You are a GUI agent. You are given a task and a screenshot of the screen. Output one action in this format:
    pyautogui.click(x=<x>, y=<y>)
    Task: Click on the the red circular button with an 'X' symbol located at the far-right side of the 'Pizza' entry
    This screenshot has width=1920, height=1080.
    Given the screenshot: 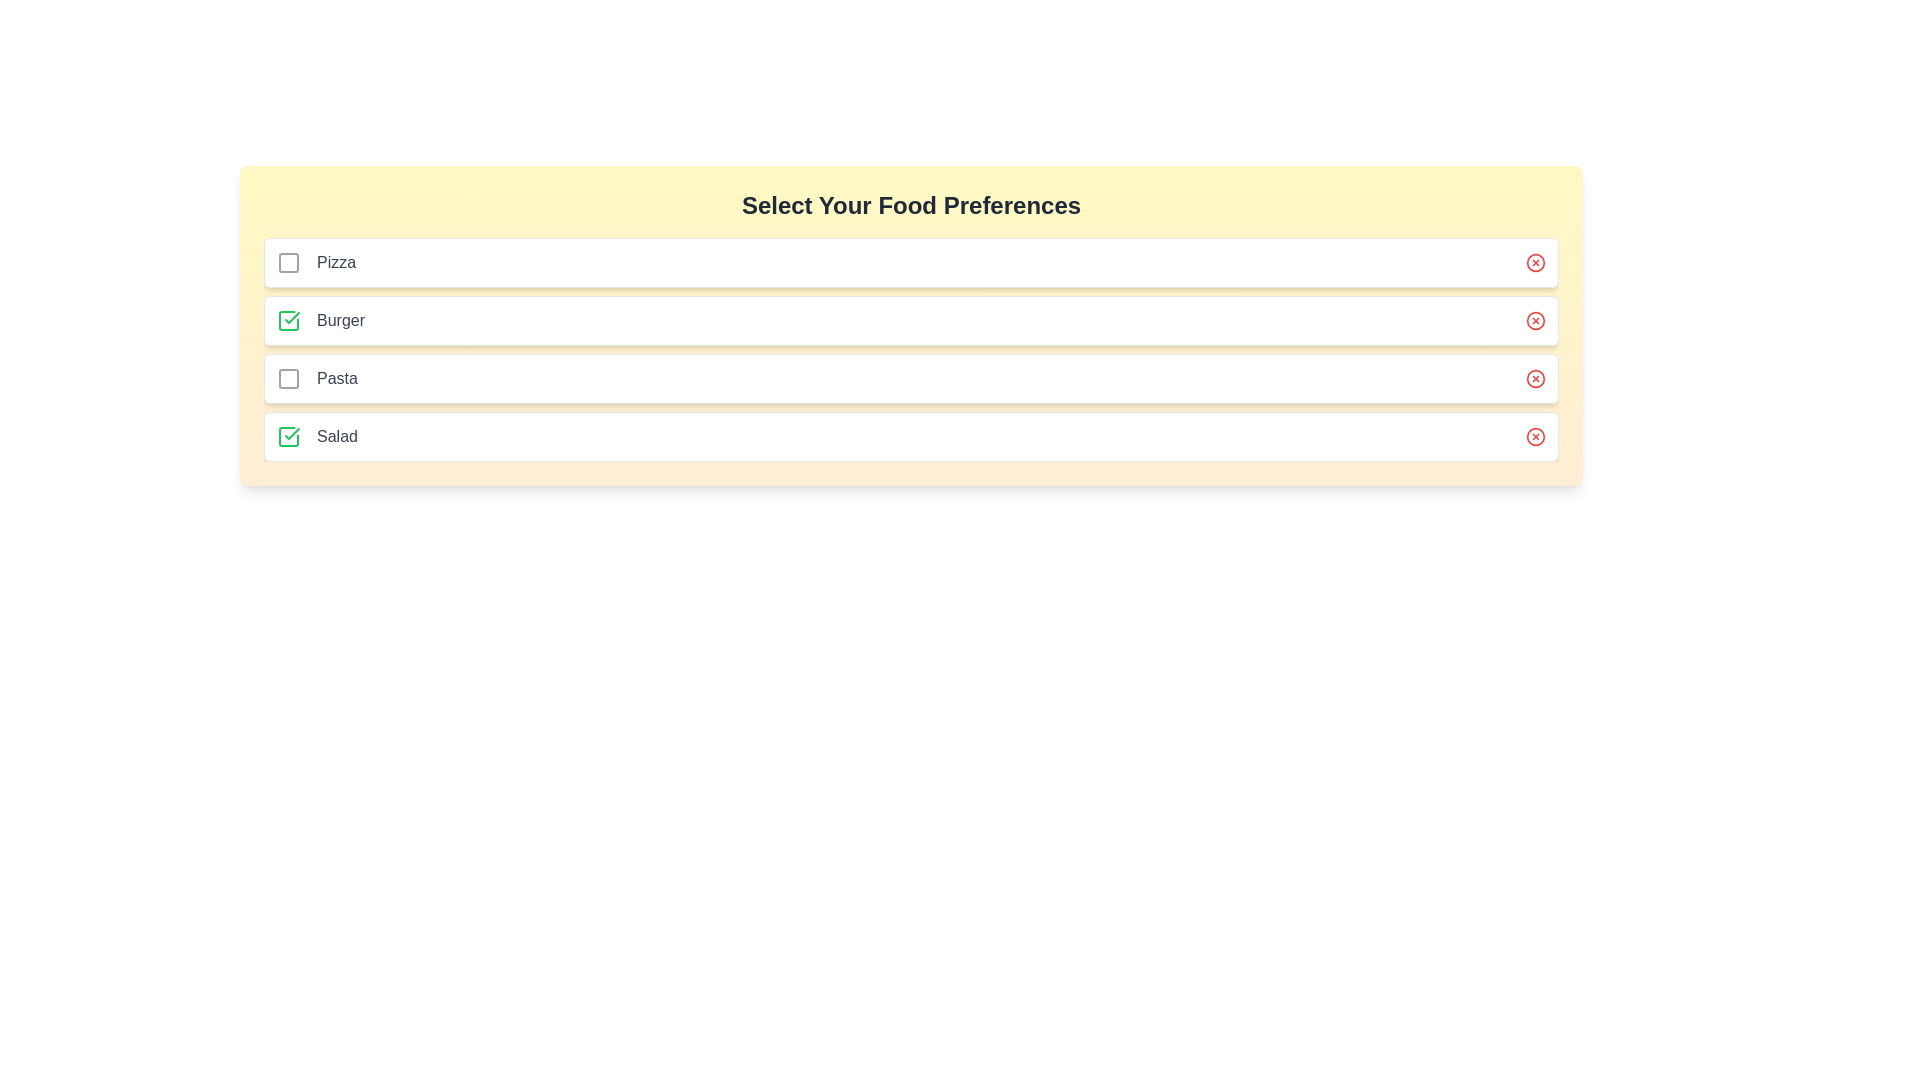 What is the action you would take?
    pyautogui.click(x=1535, y=261)
    